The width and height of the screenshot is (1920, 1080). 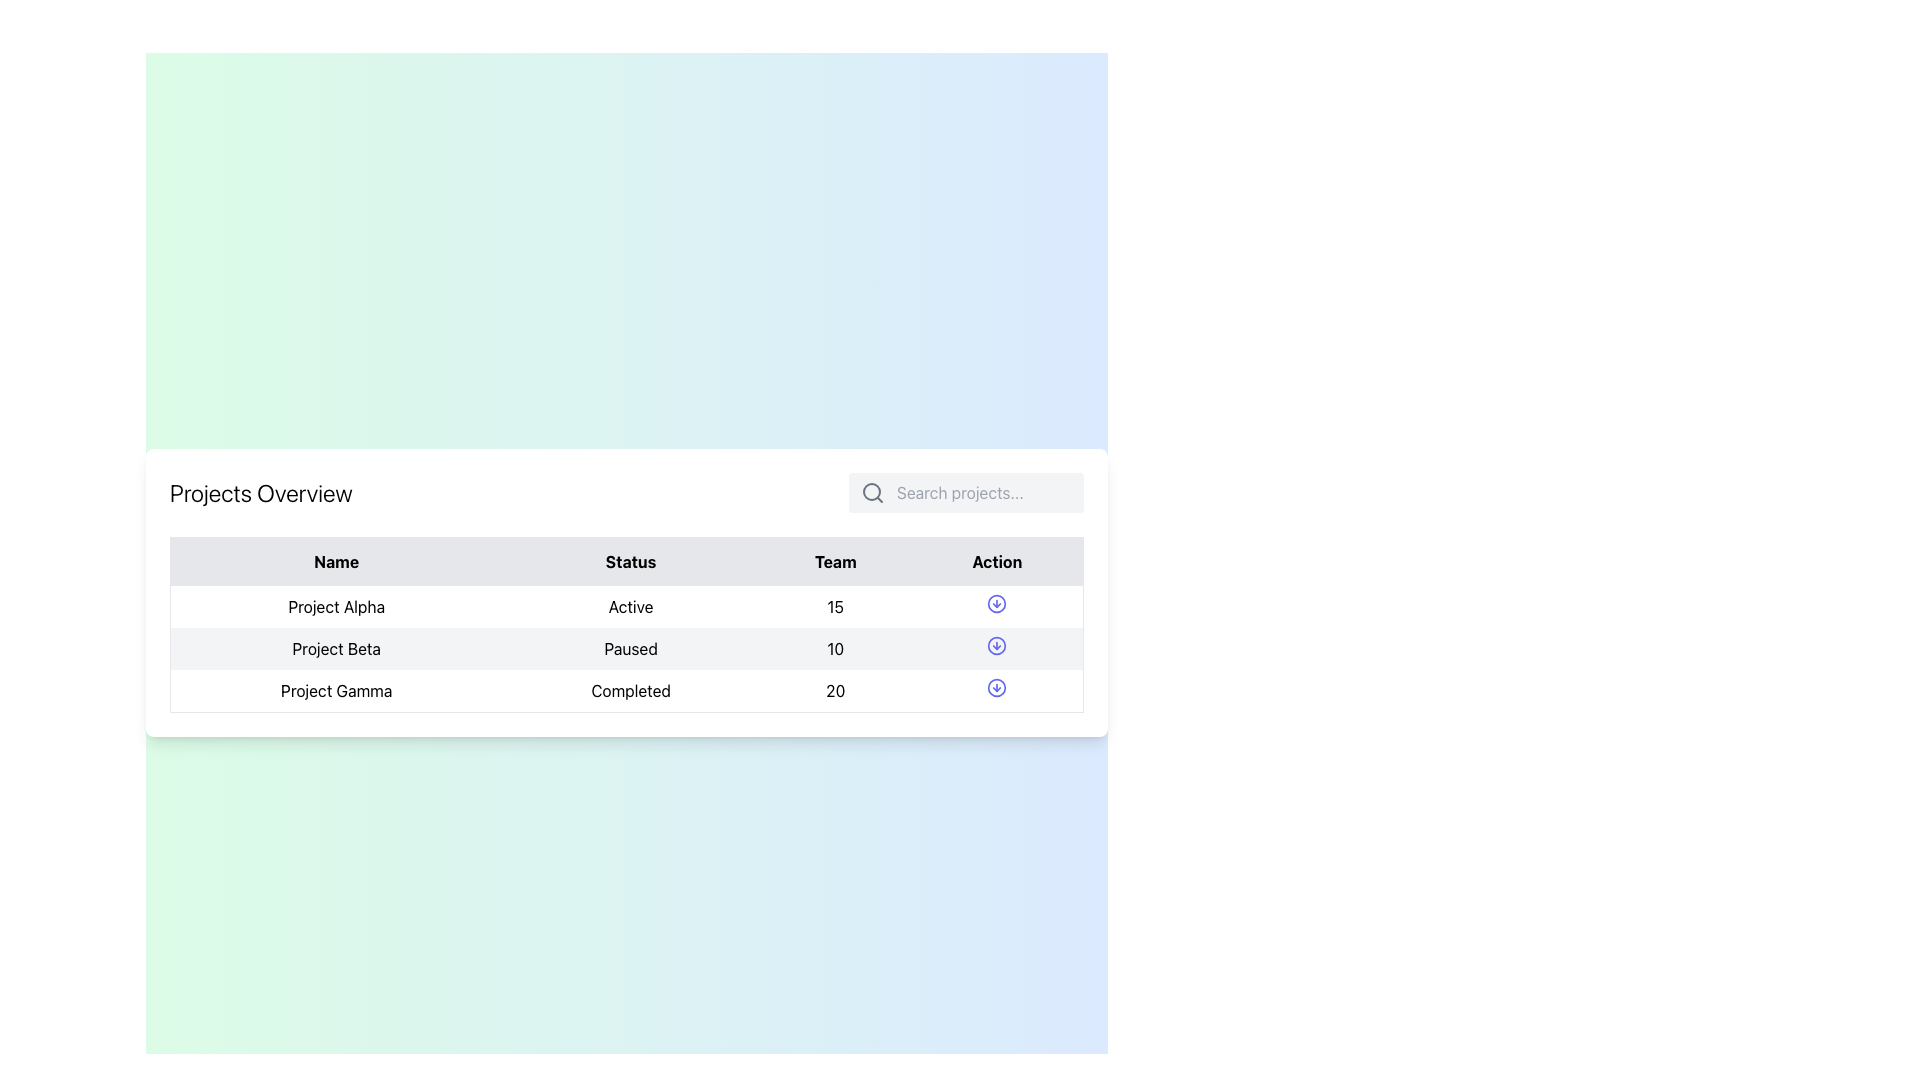 I want to click on the text label that displays the numerical value indicating the team count for the corresponding project in the table, which is located in the 'Team' column of the first row, so click(x=835, y=605).